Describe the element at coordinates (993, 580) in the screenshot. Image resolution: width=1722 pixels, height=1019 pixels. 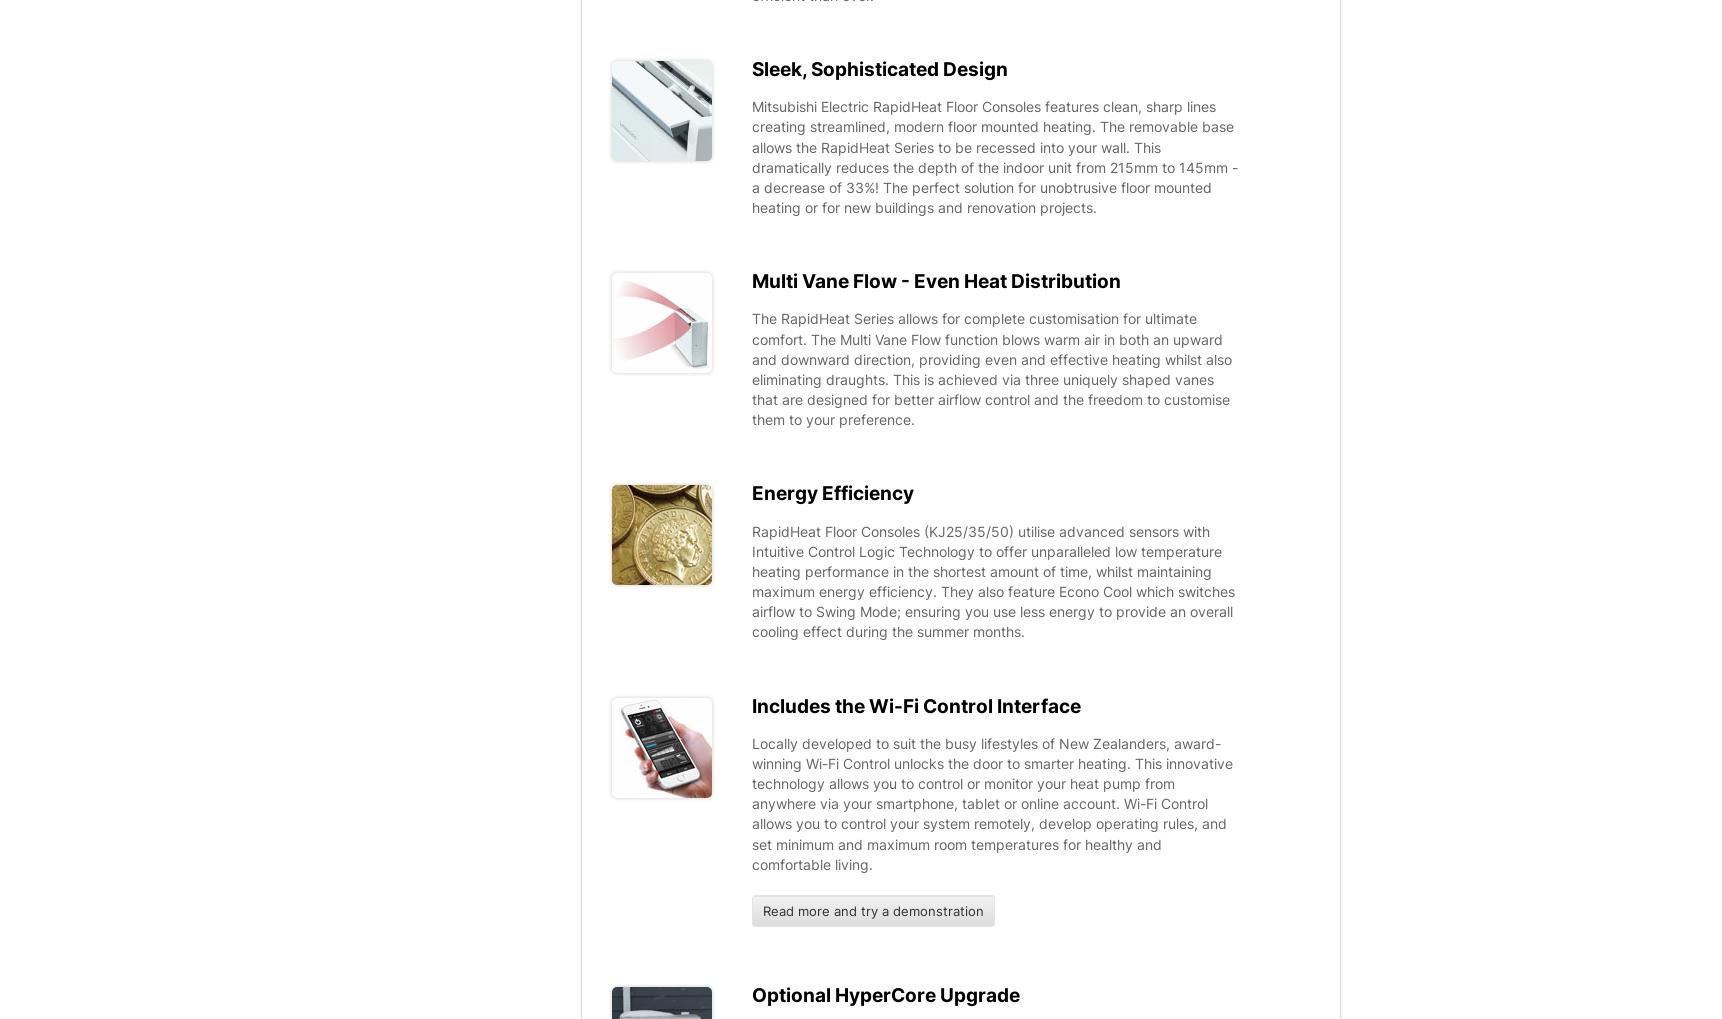
I see `'RapidHeat Floor Consoles (KJ25/35/50) utilise advanced sensors with Intuitive Control Logic Technology to offer unparalleled low temperature heating performance in the shortest amount of time, whilst maintaining maximum energy efficiency. They also feature Econo Cool which switches airflow to Swing Mode; ensuring you use less energy to provide an overall cooling effect during the summer months.'` at that location.